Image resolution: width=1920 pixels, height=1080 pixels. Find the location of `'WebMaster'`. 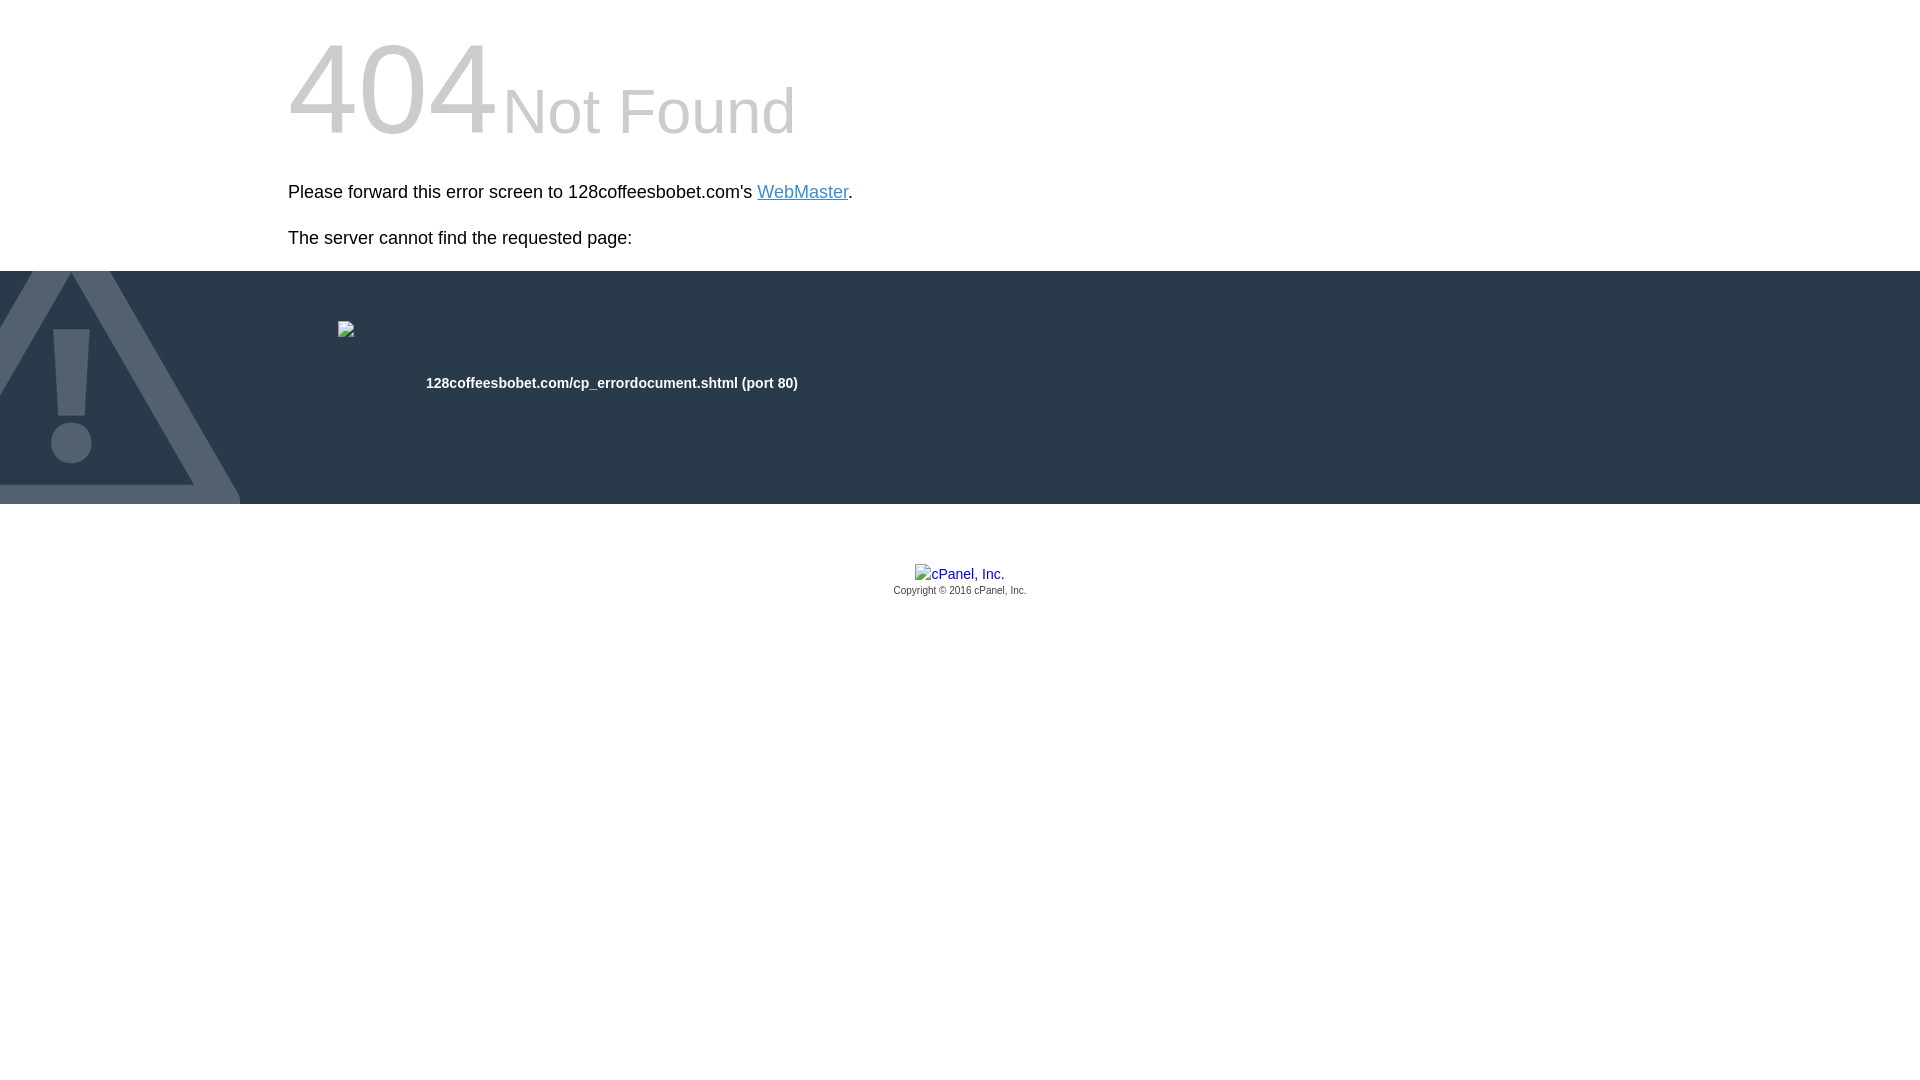

'WebMaster' is located at coordinates (802, 192).